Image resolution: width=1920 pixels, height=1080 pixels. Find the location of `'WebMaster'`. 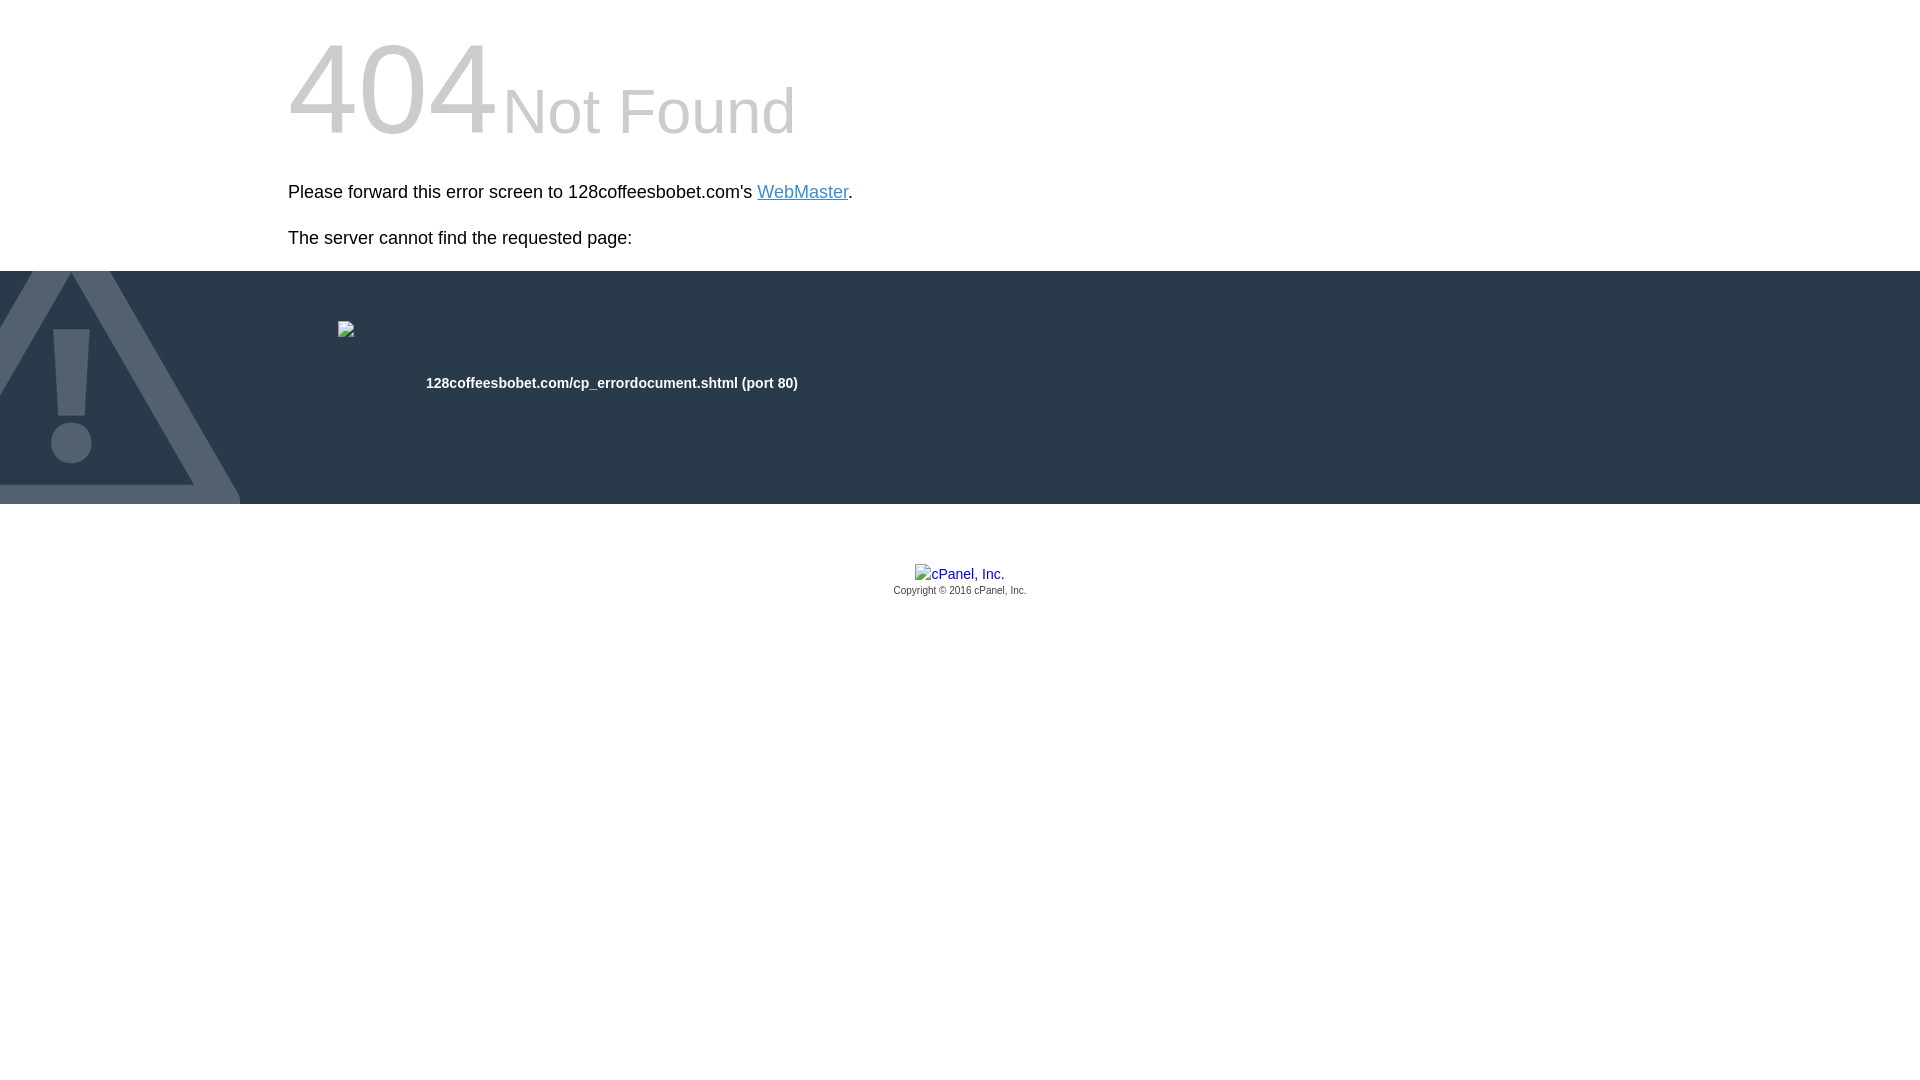

'WebMaster' is located at coordinates (802, 192).